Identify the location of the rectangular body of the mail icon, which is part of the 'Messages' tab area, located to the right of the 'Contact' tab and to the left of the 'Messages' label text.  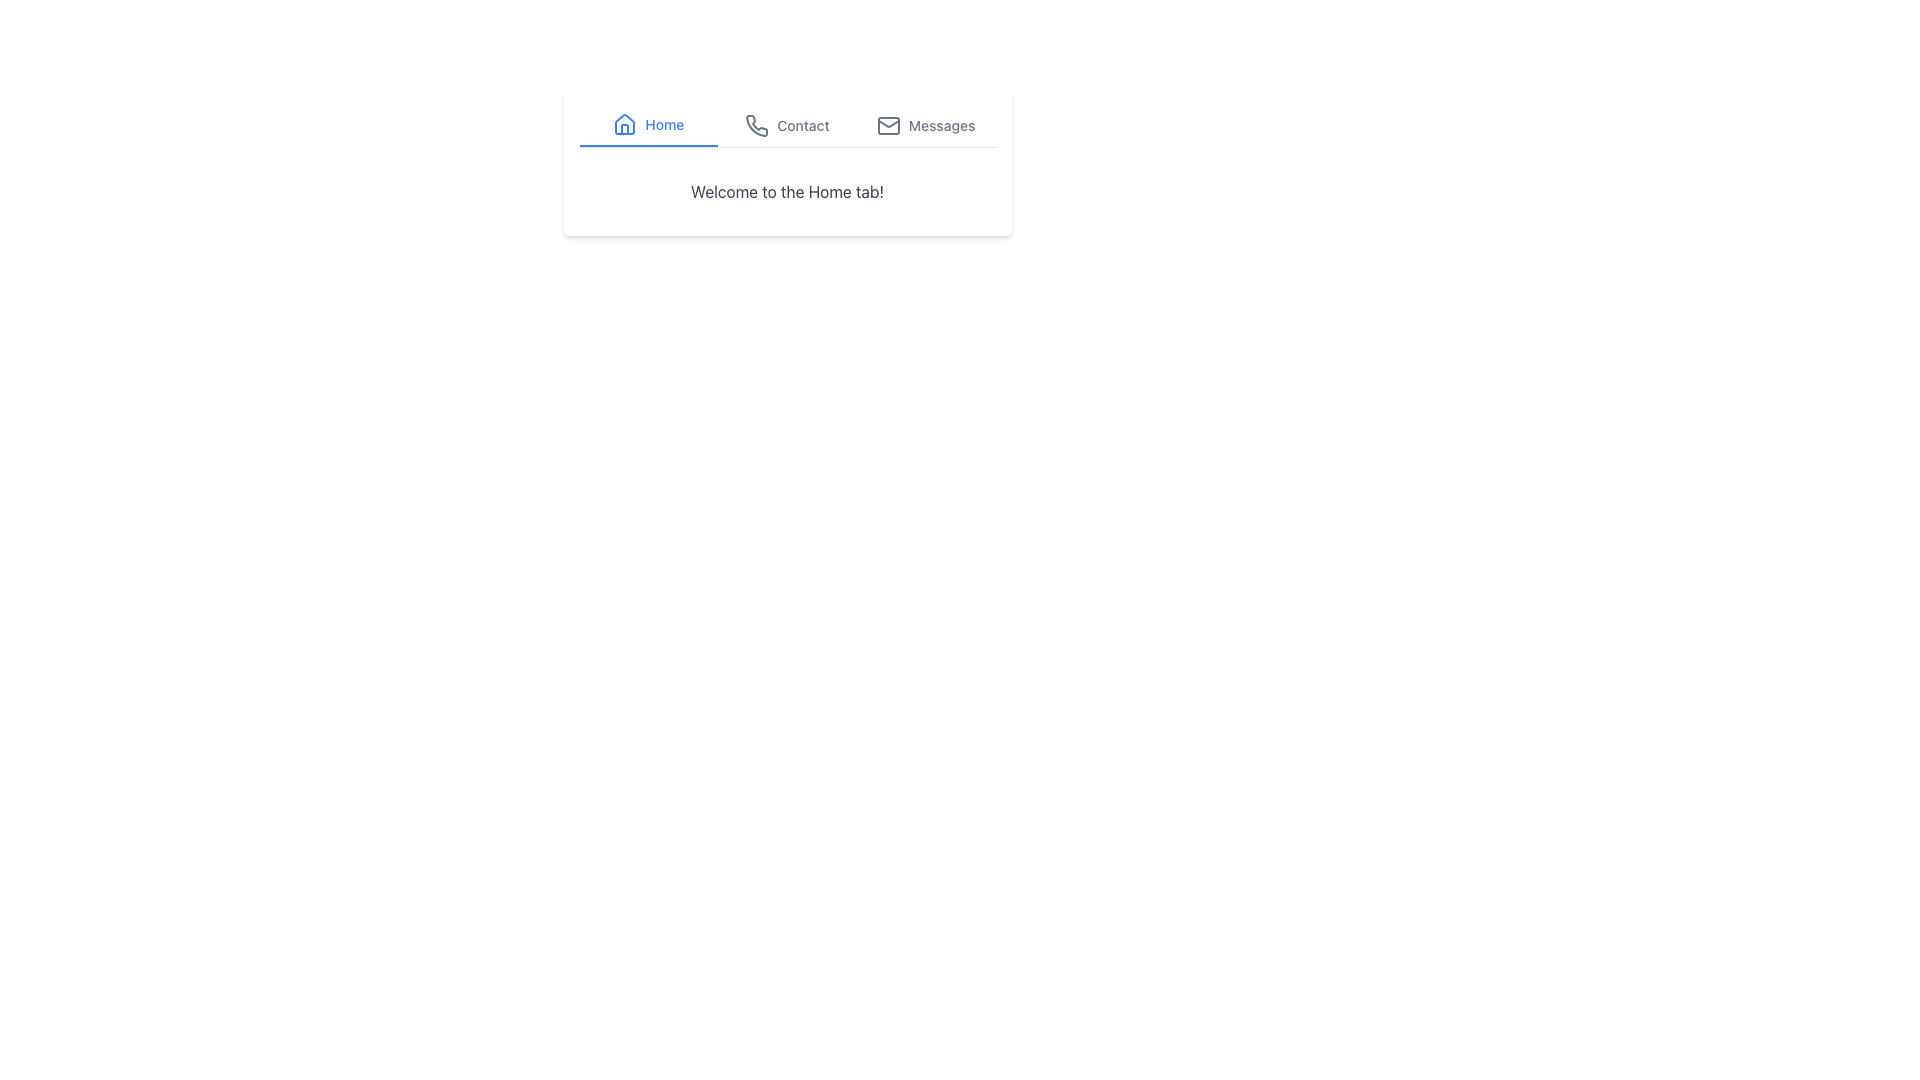
(887, 126).